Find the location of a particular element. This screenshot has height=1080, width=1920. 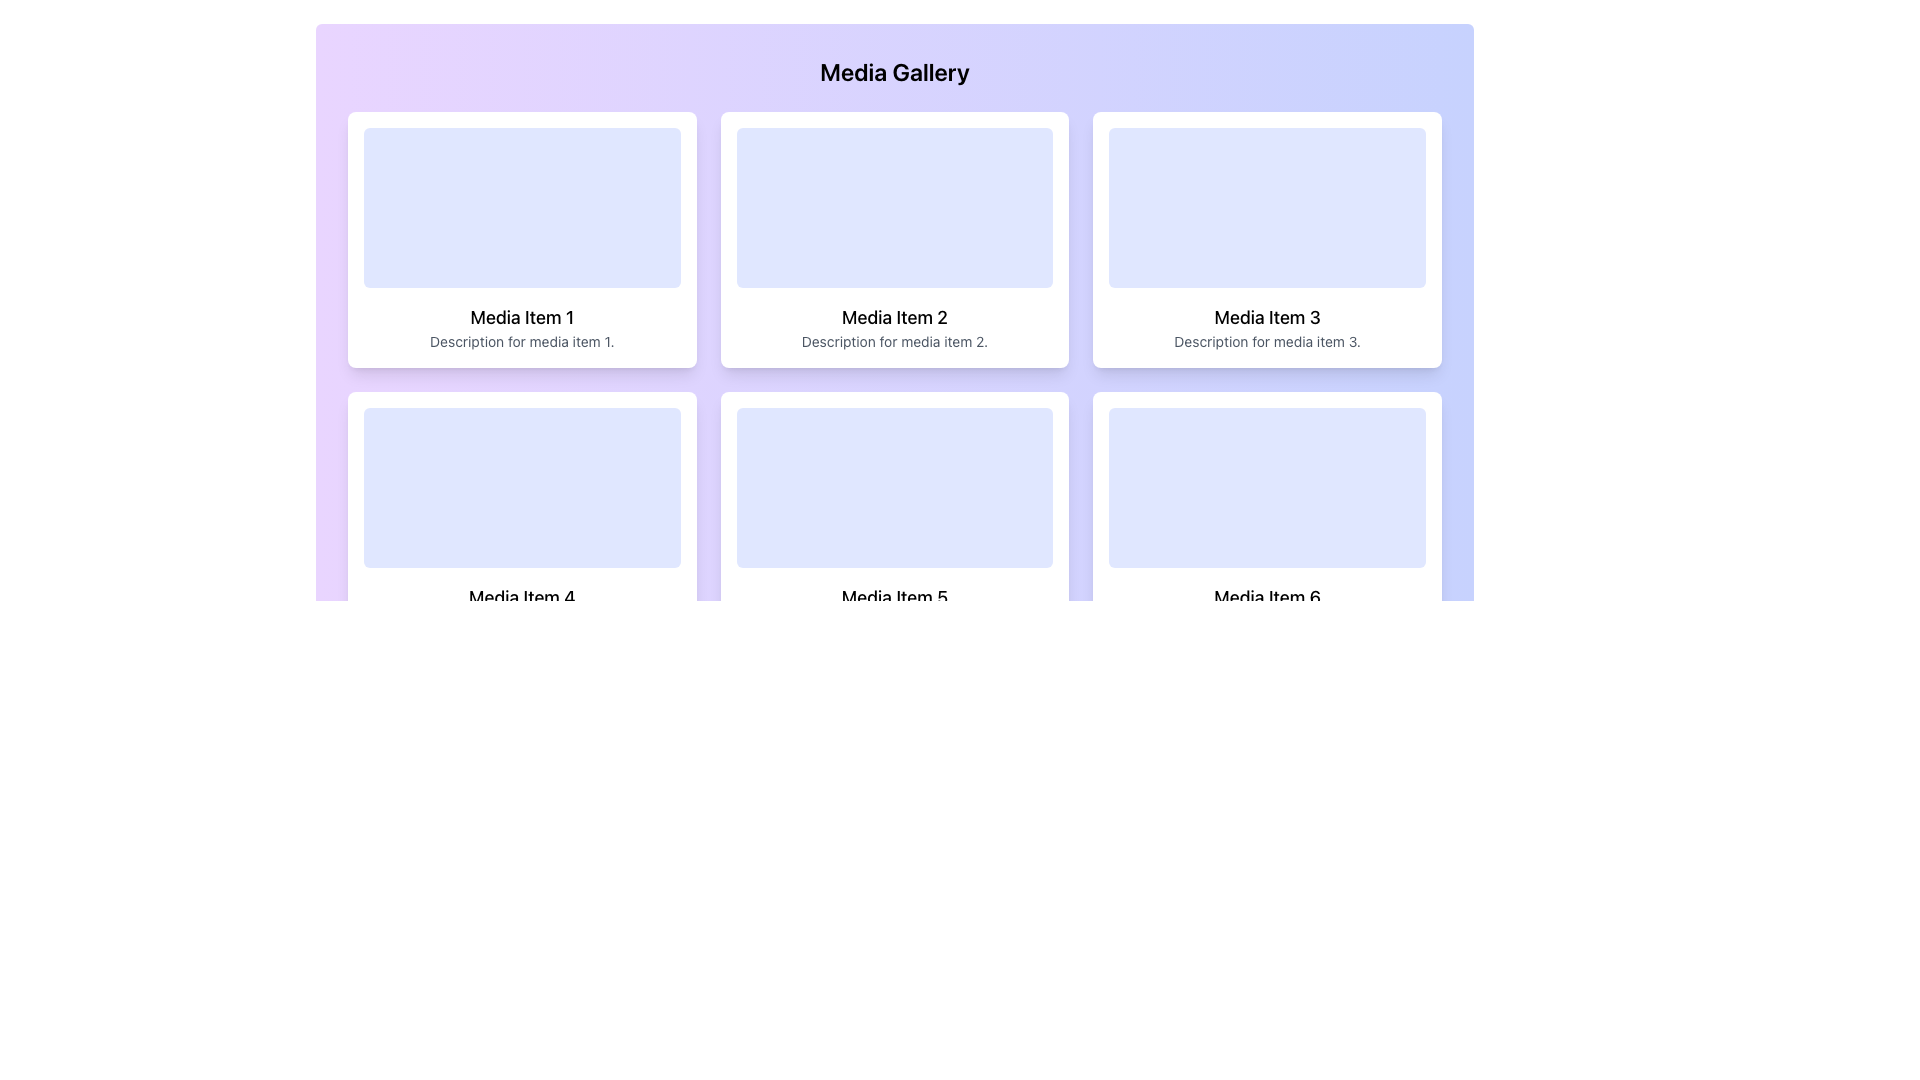

text from the label that says 'Media Item 6', which is located in the last card of the second row in the media gallery grid is located at coordinates (1266, 596).